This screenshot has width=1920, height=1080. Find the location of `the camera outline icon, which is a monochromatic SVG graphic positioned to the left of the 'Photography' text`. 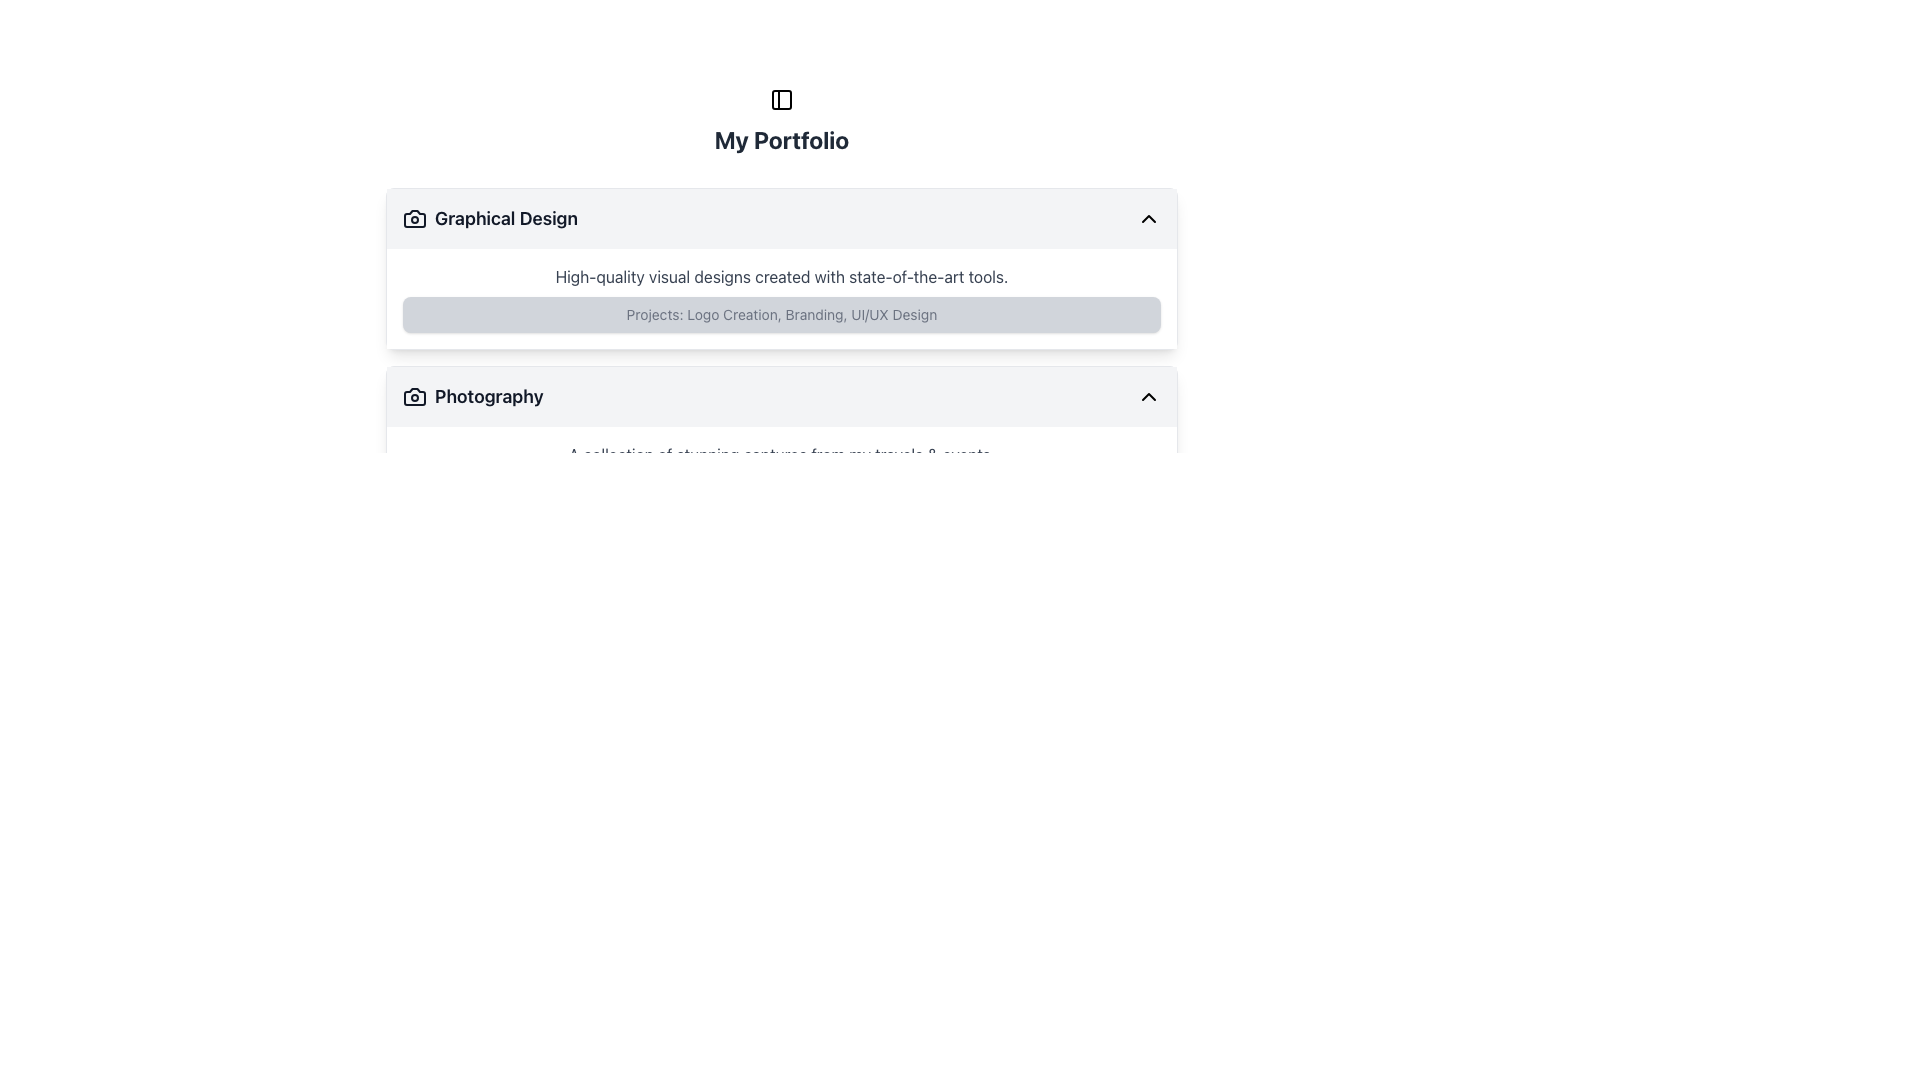

the camera outline icon, which is a monochromatic SVG graphic positioned to the left of the 'Photography' text is located at coordinates (413, 397).